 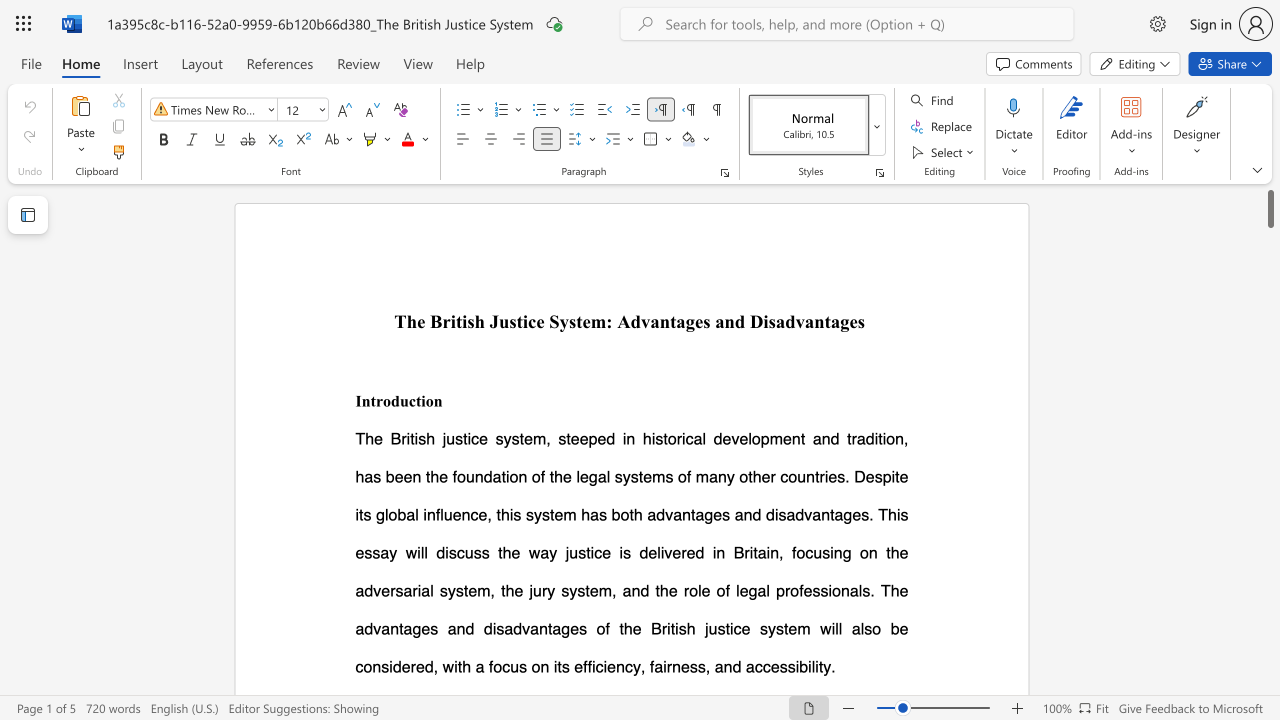 What do you see at coordinates (706, 320) in the screenshot?
I see `the 4th character "s" in the text` at bounding box center [706, 320].